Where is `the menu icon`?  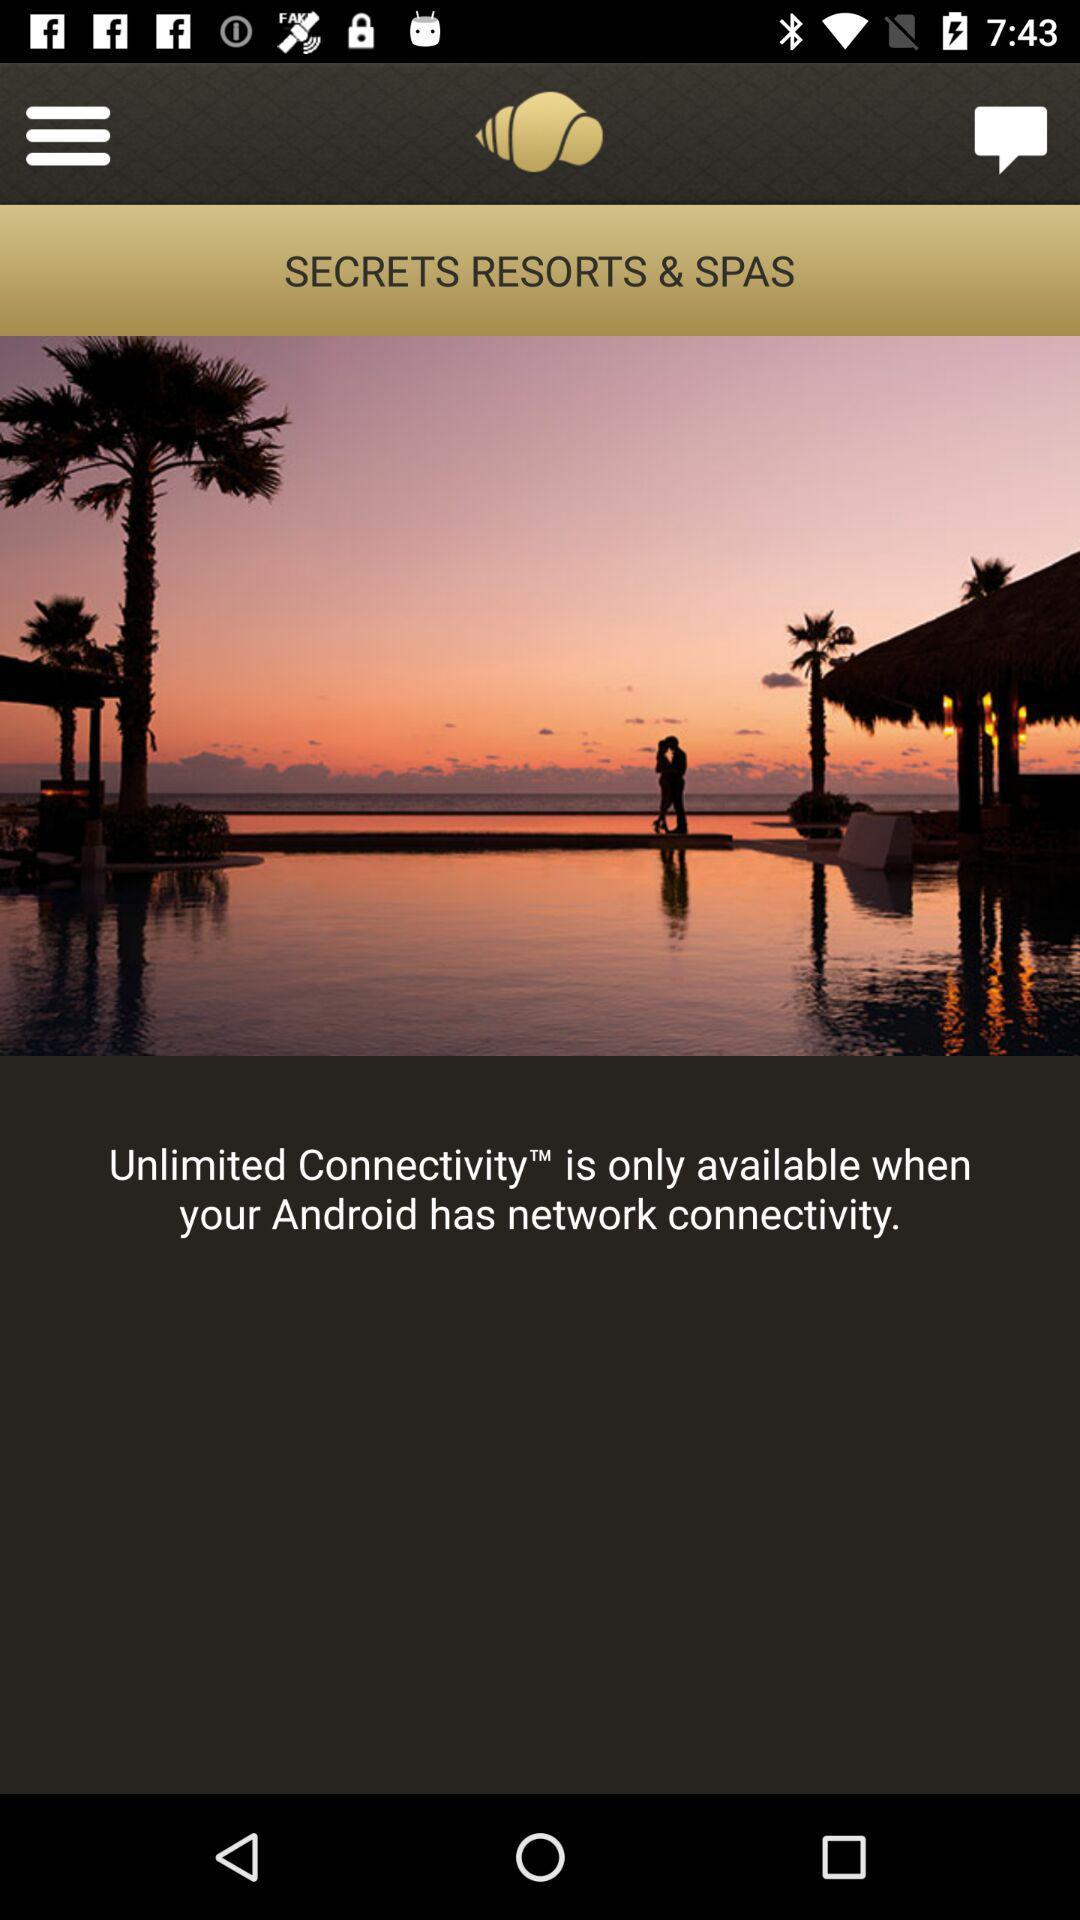
the menu icon is located at coordinates (67, 132).